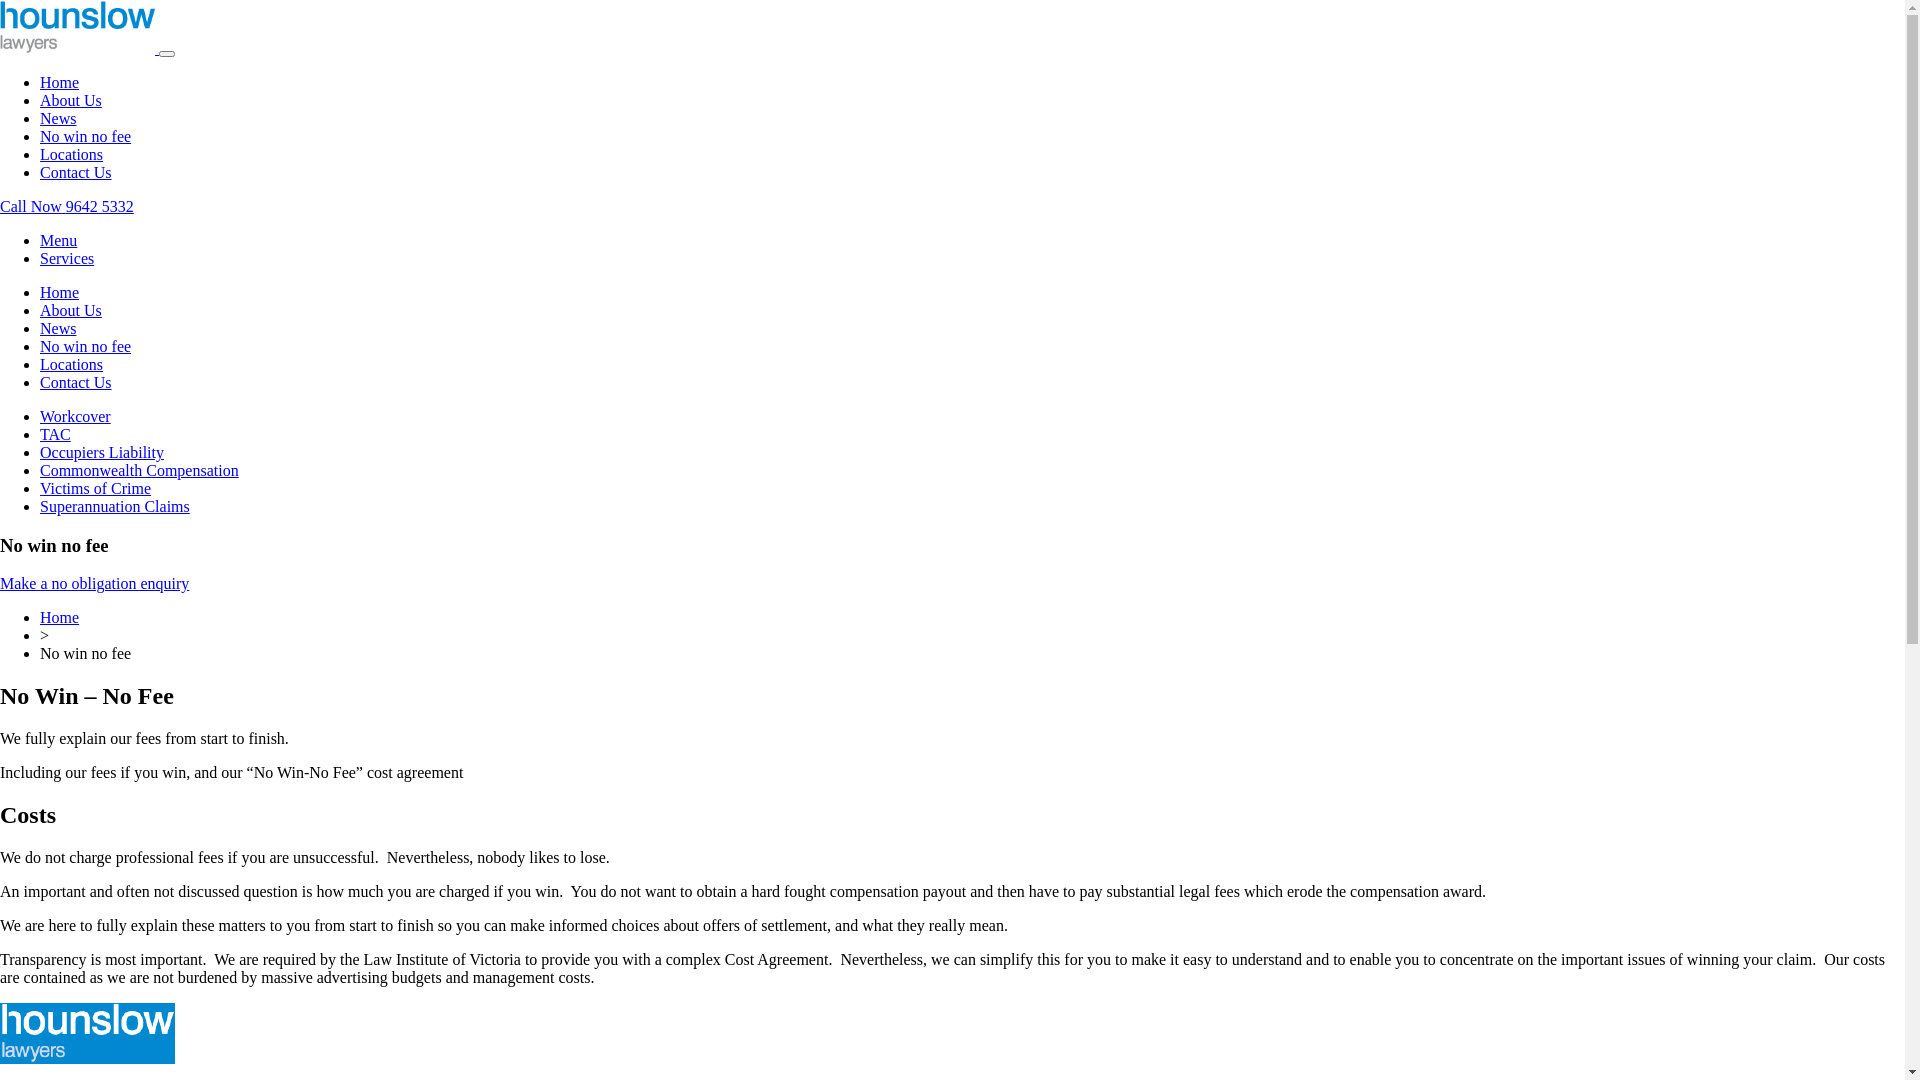  I want to click on 'TAC', so click(55, 433).